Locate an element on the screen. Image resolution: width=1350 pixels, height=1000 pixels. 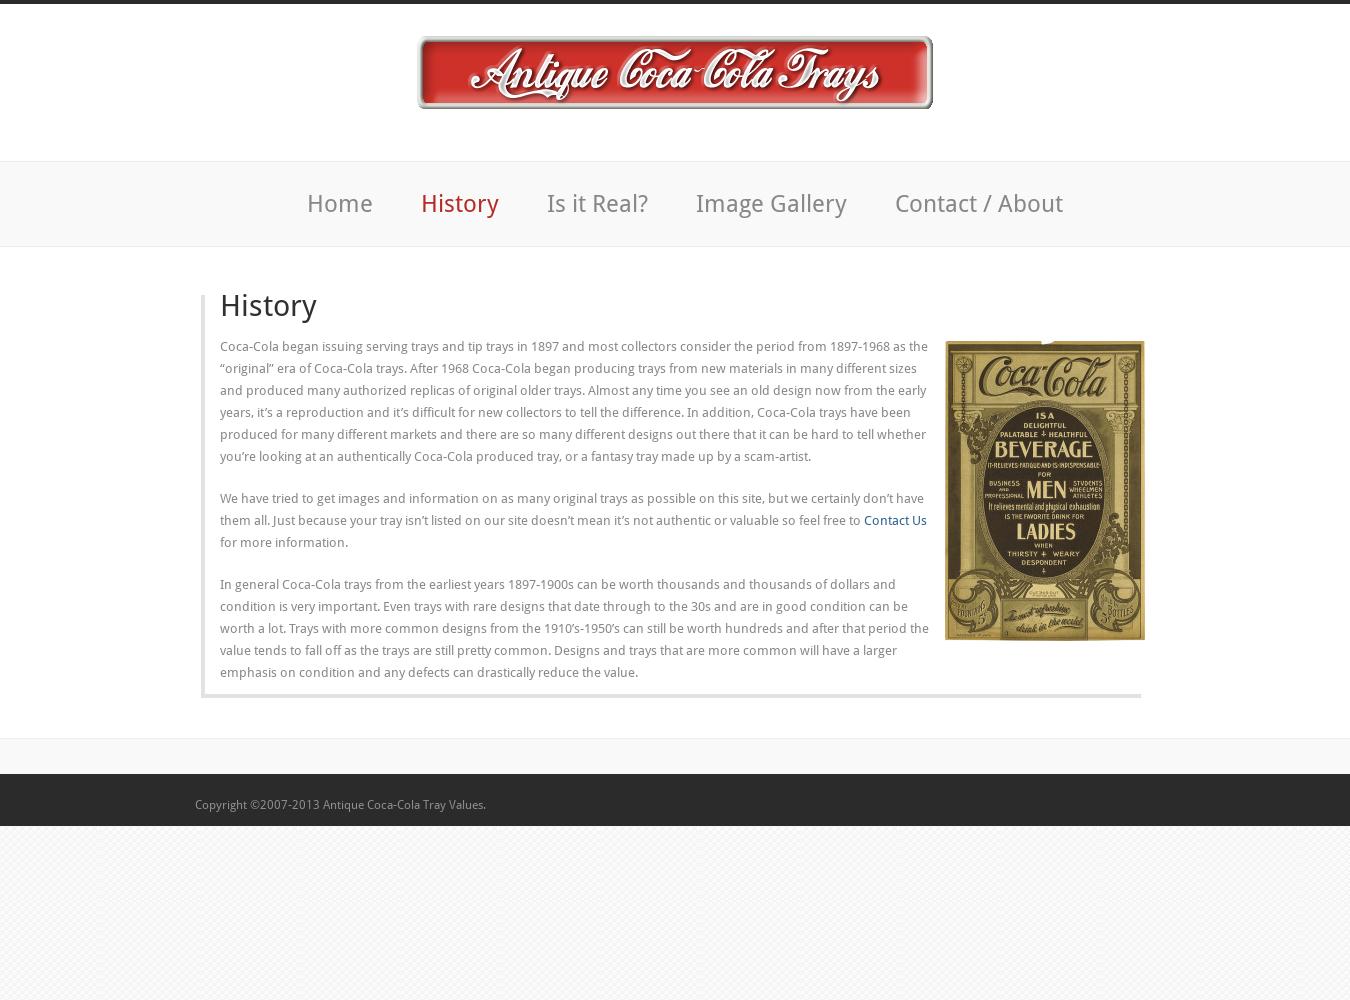
'Contact / About' is located at coordinates (978, 203).